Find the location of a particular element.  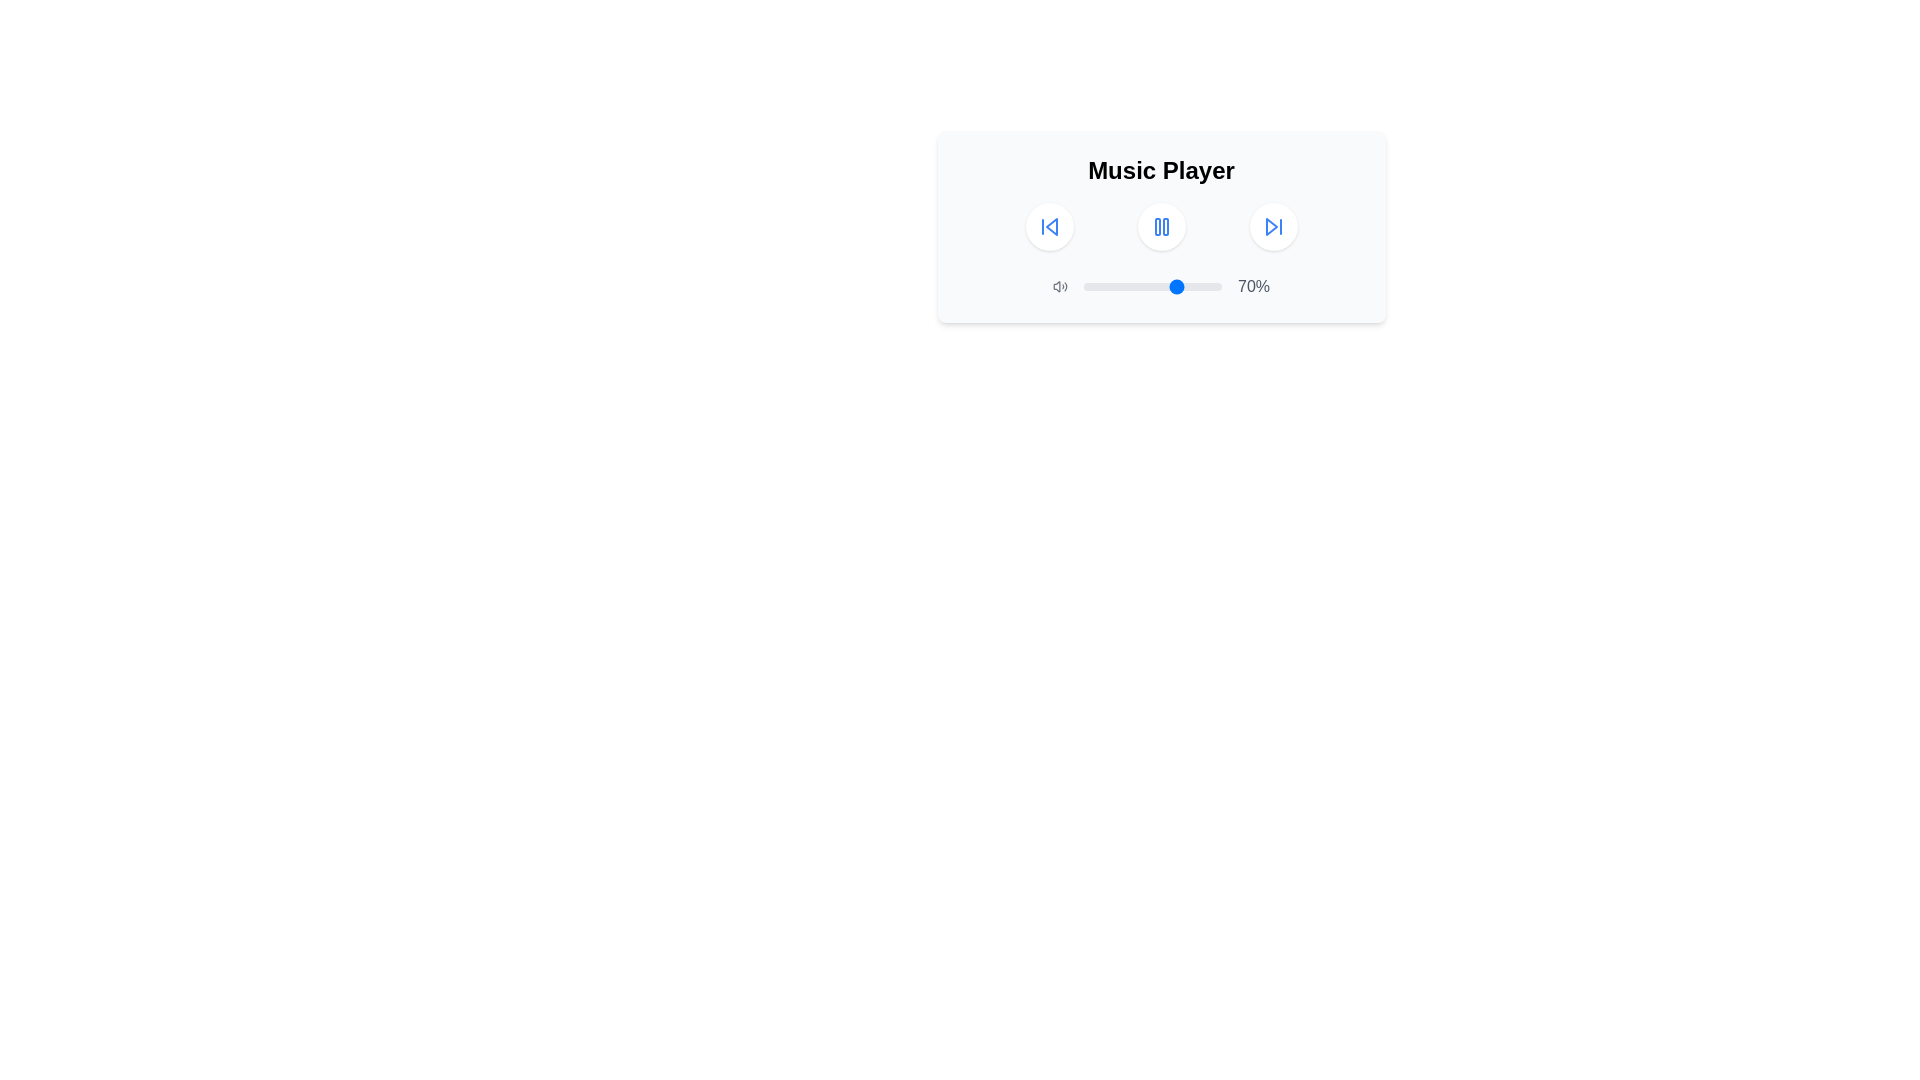

the 'Skip Forward' button with an SVG icon in the music player interface to skip to the next track is located at coordinates (1272, 226).